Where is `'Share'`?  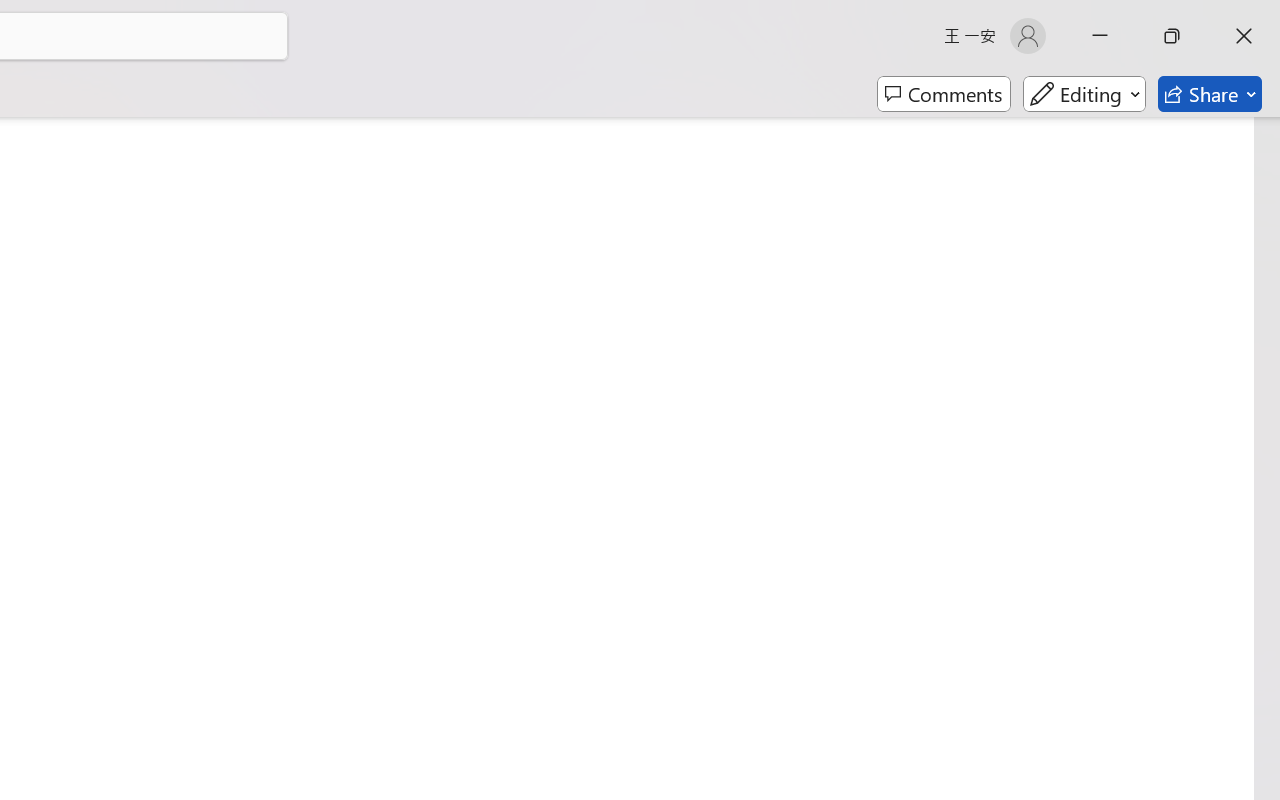 'Share' is located at coordinates (1209, 94).